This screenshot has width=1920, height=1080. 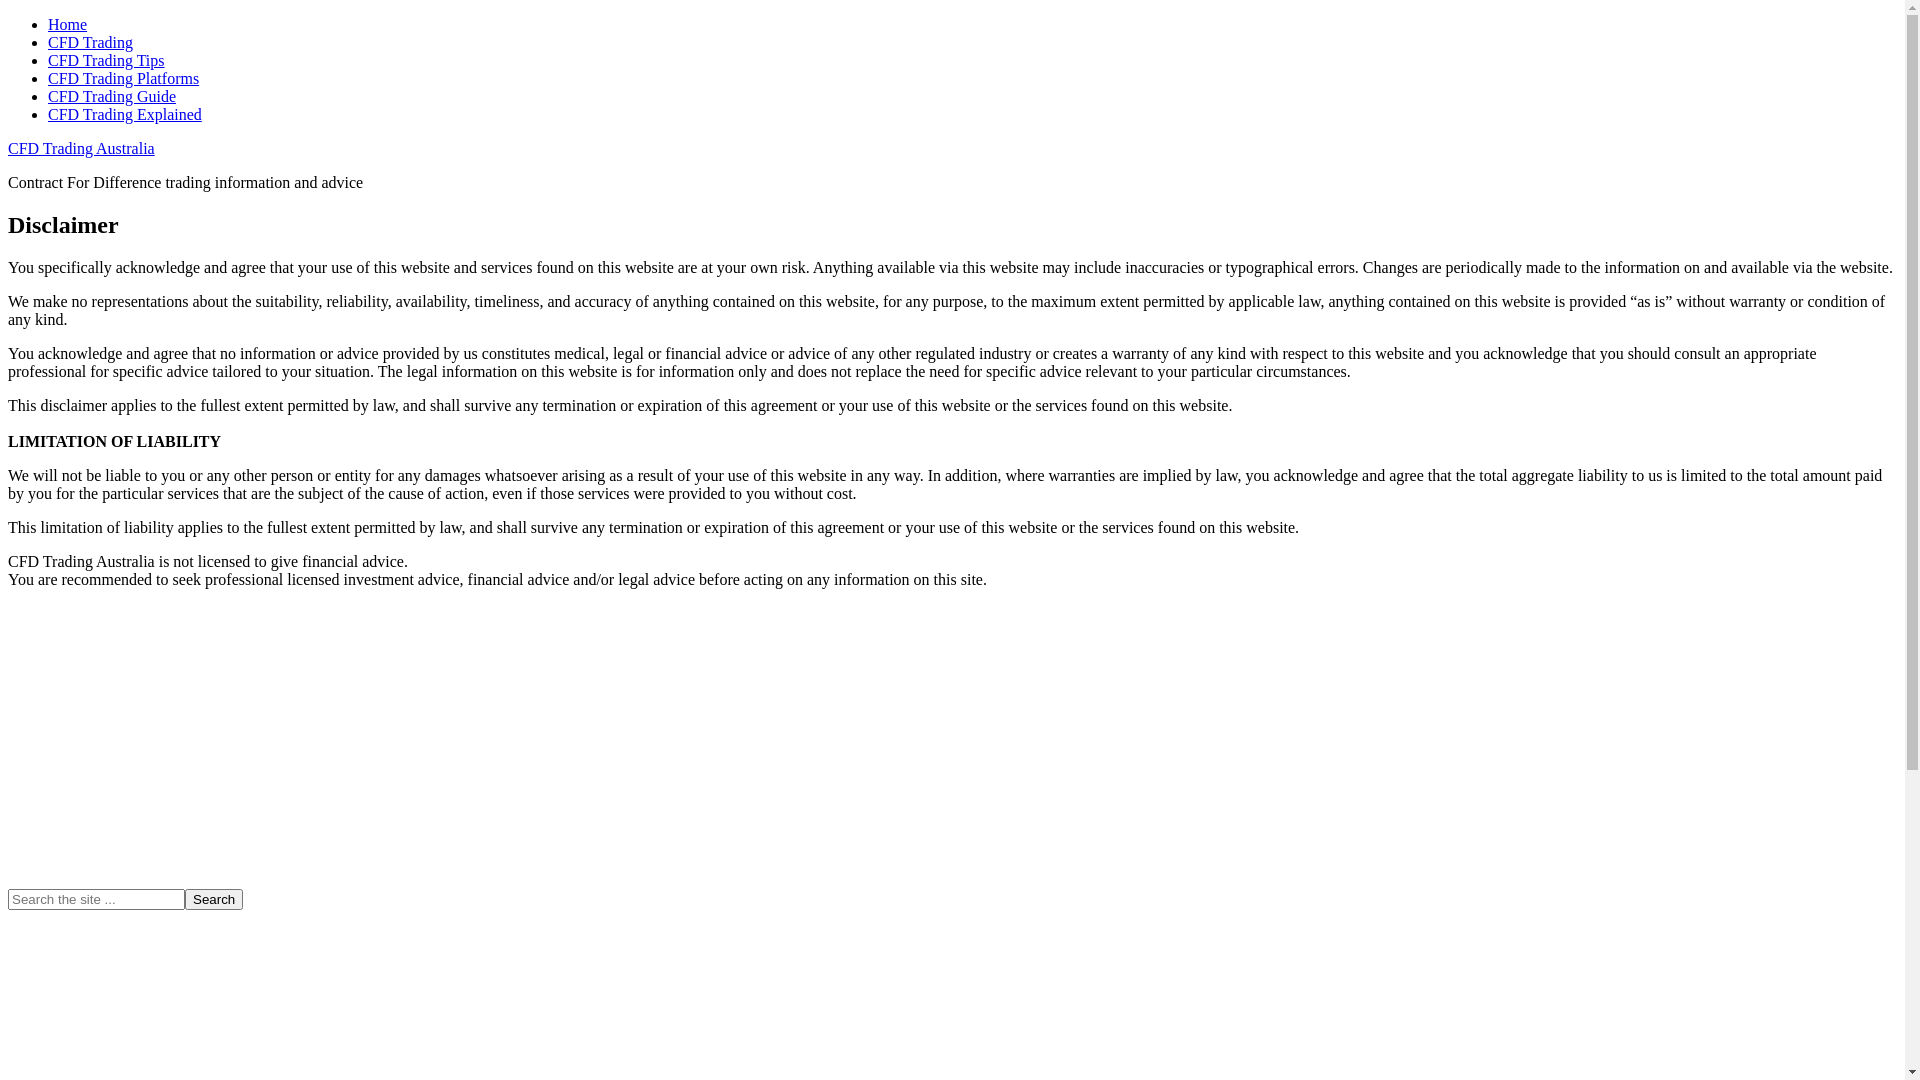 I want to click on 'CFD Trading Tips', so click(x=105, y=59).